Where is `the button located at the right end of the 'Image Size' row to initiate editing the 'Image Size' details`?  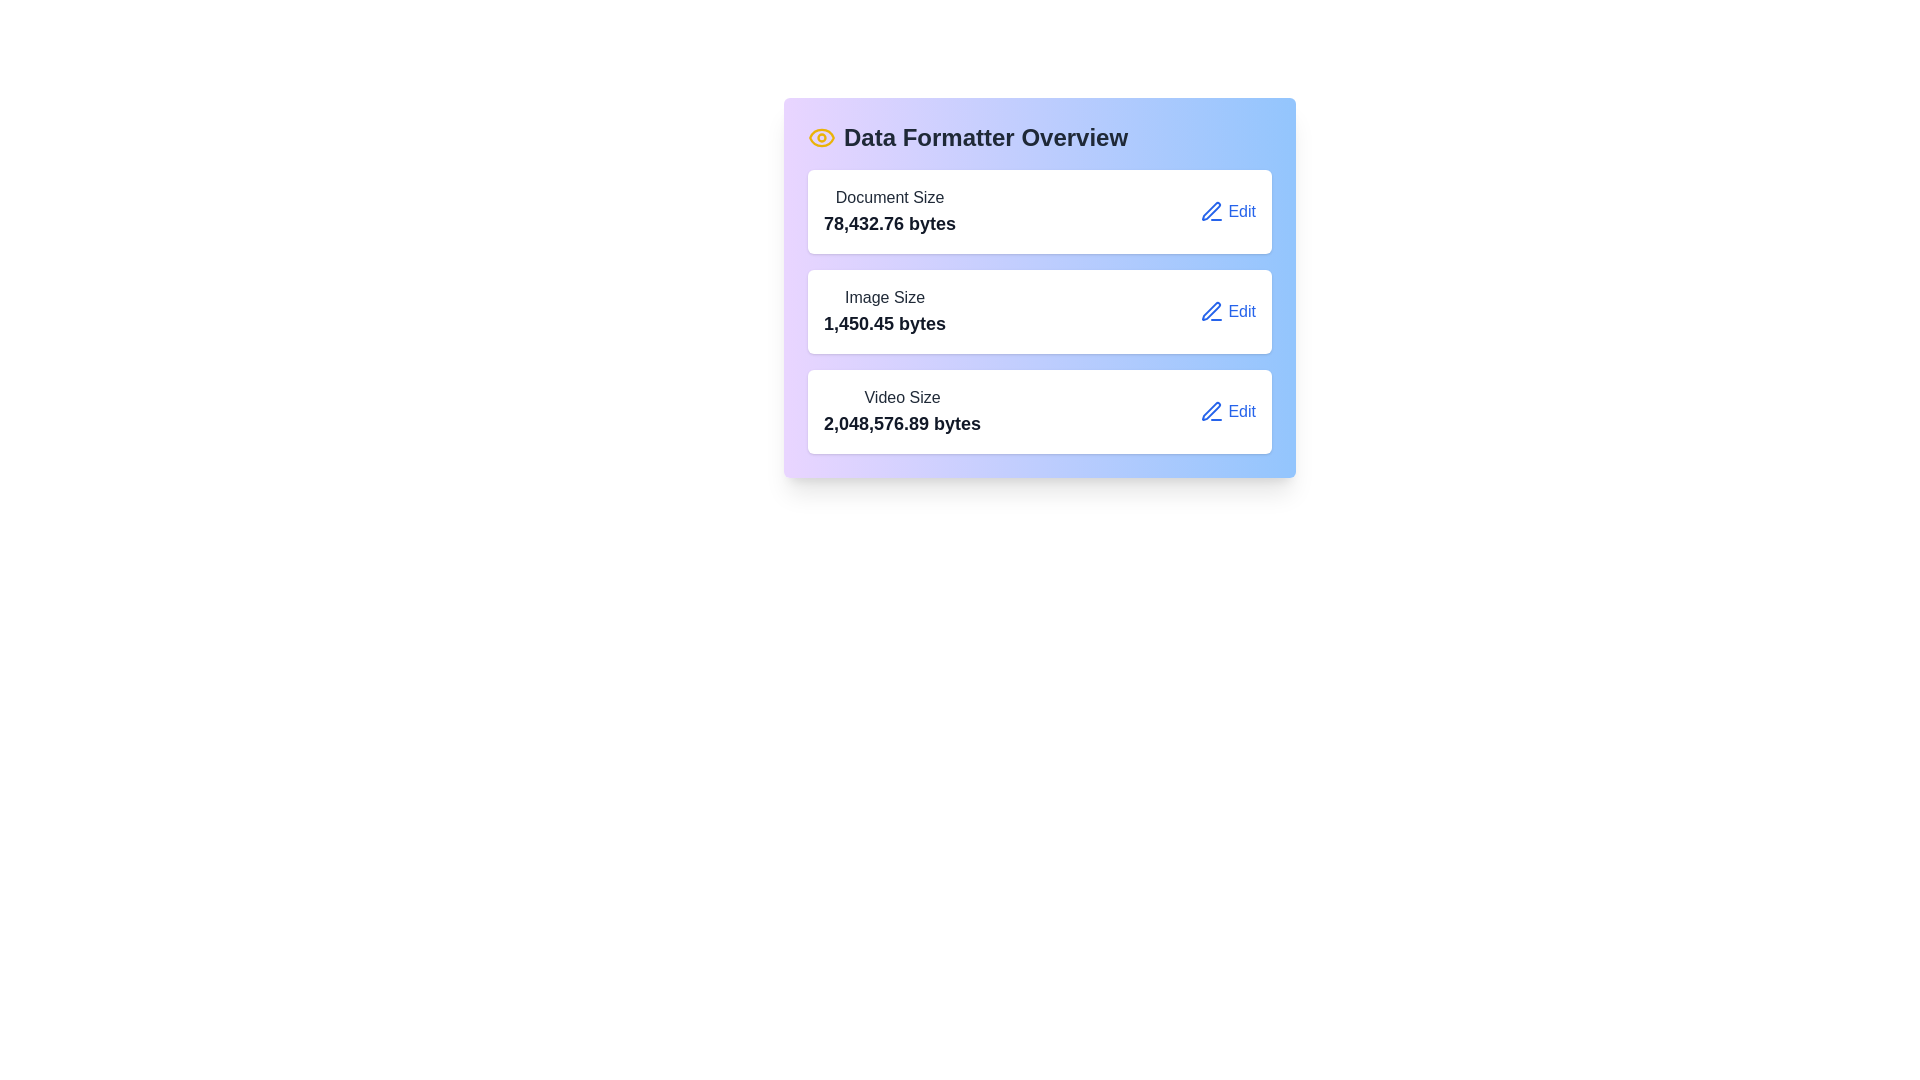
the button located at the right end of the 'Image Size' row to initiate editing the 'Image Size' details is located at coordinates (1227, 312).